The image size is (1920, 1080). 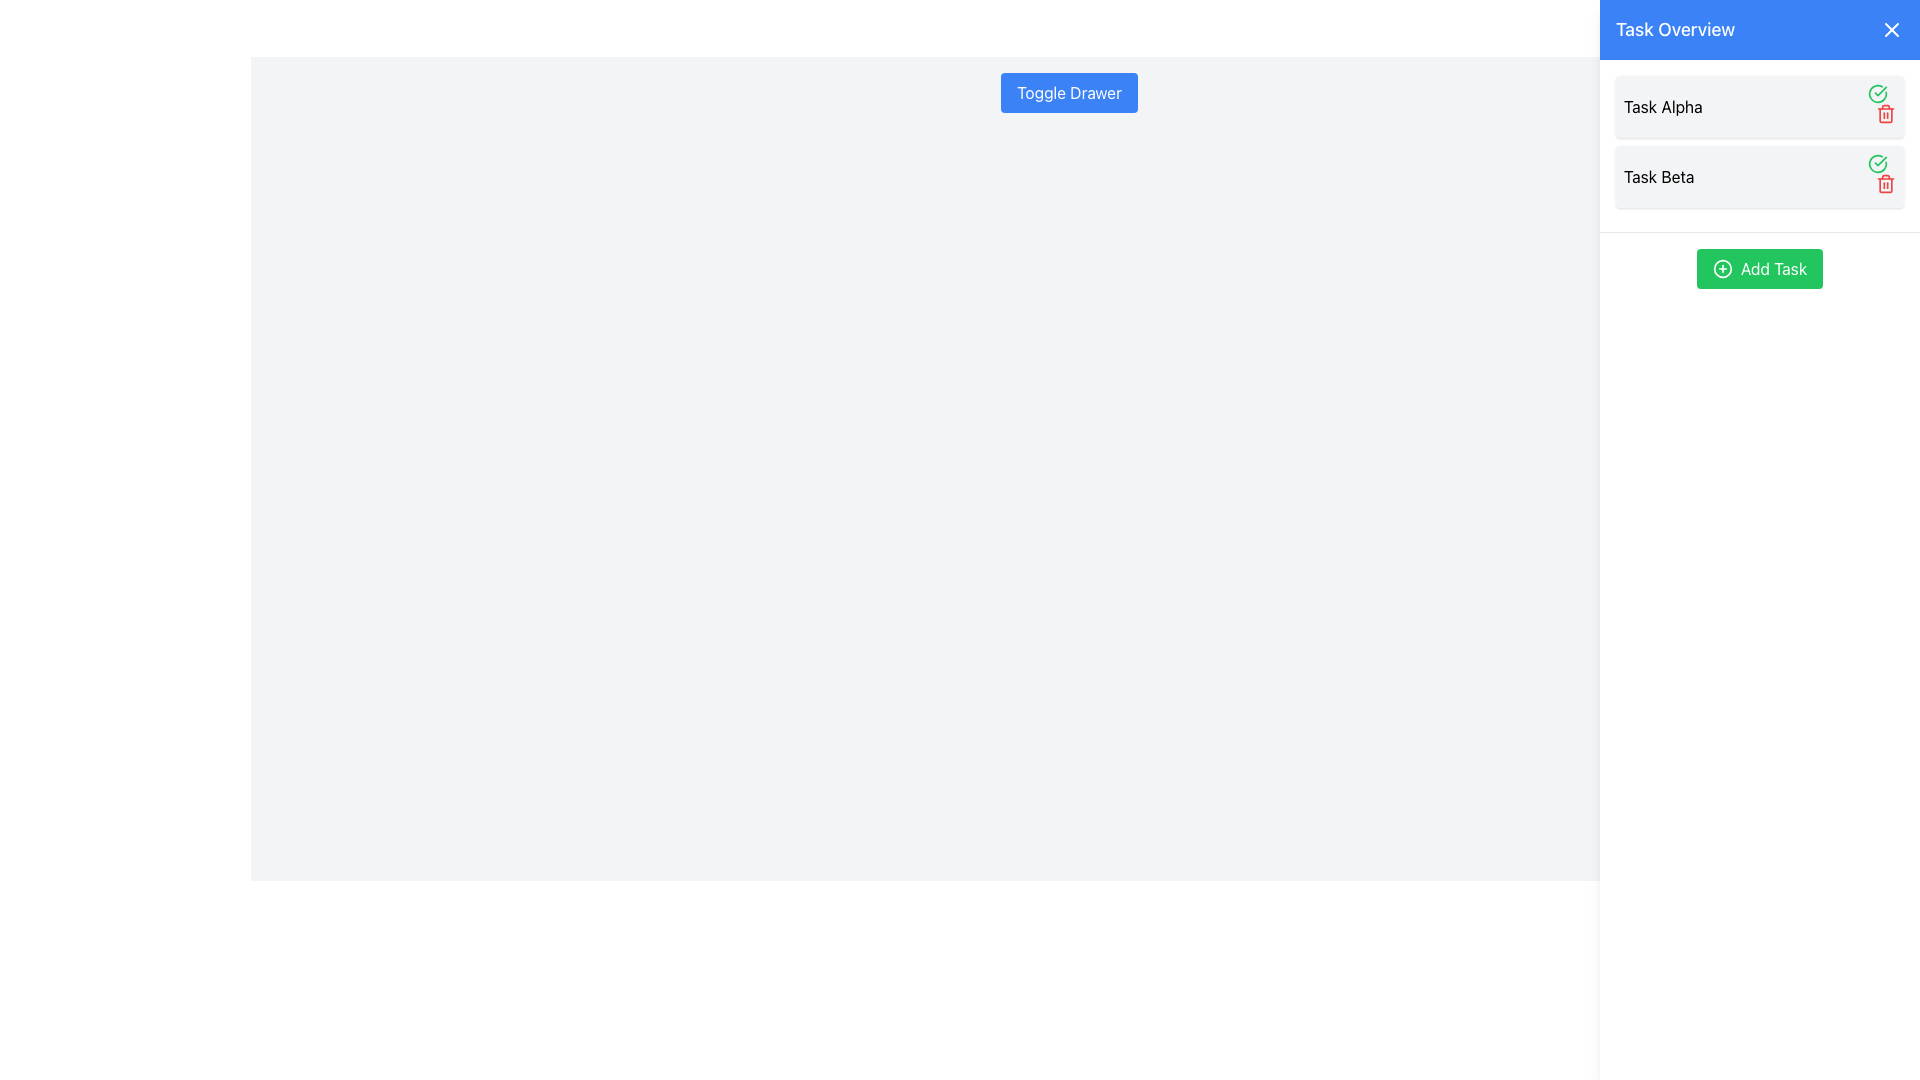 I want to click on the first textual label in the vertically arranged list of task items under the 'Task Overview' header in the right-side panel, so click(x=1663, y=107).